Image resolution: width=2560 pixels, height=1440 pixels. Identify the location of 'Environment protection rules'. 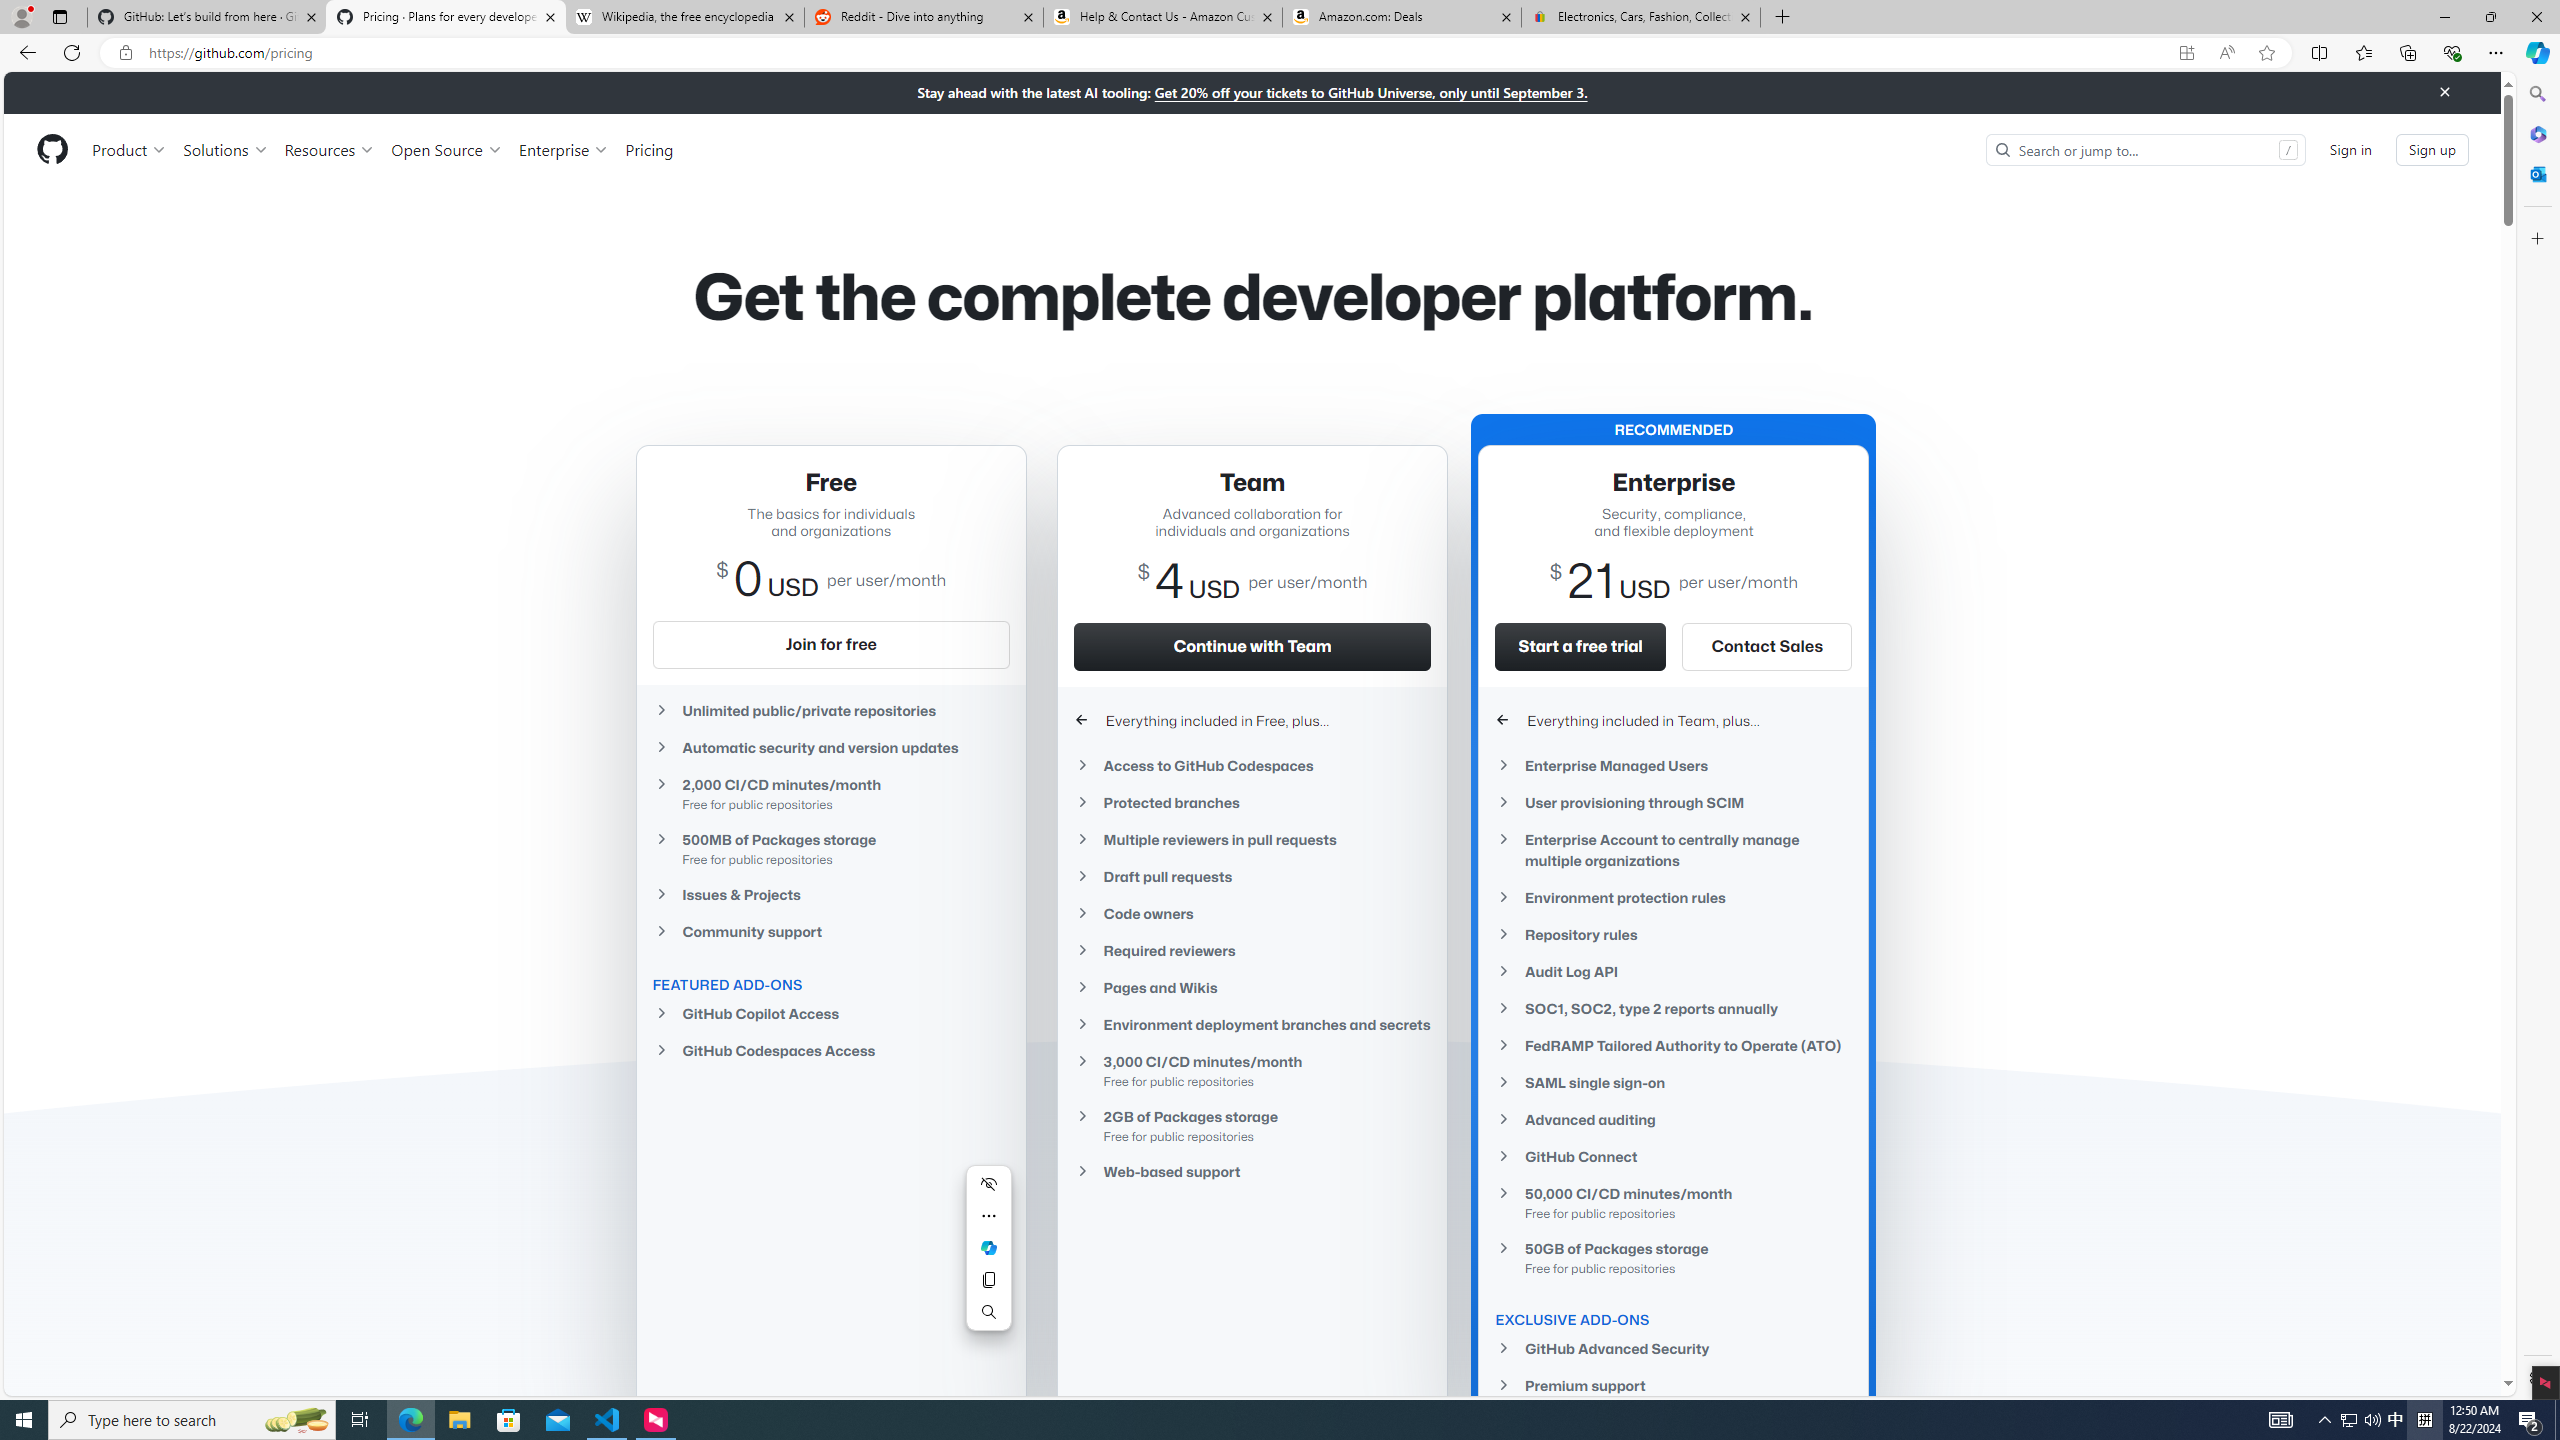
(1674, 896).